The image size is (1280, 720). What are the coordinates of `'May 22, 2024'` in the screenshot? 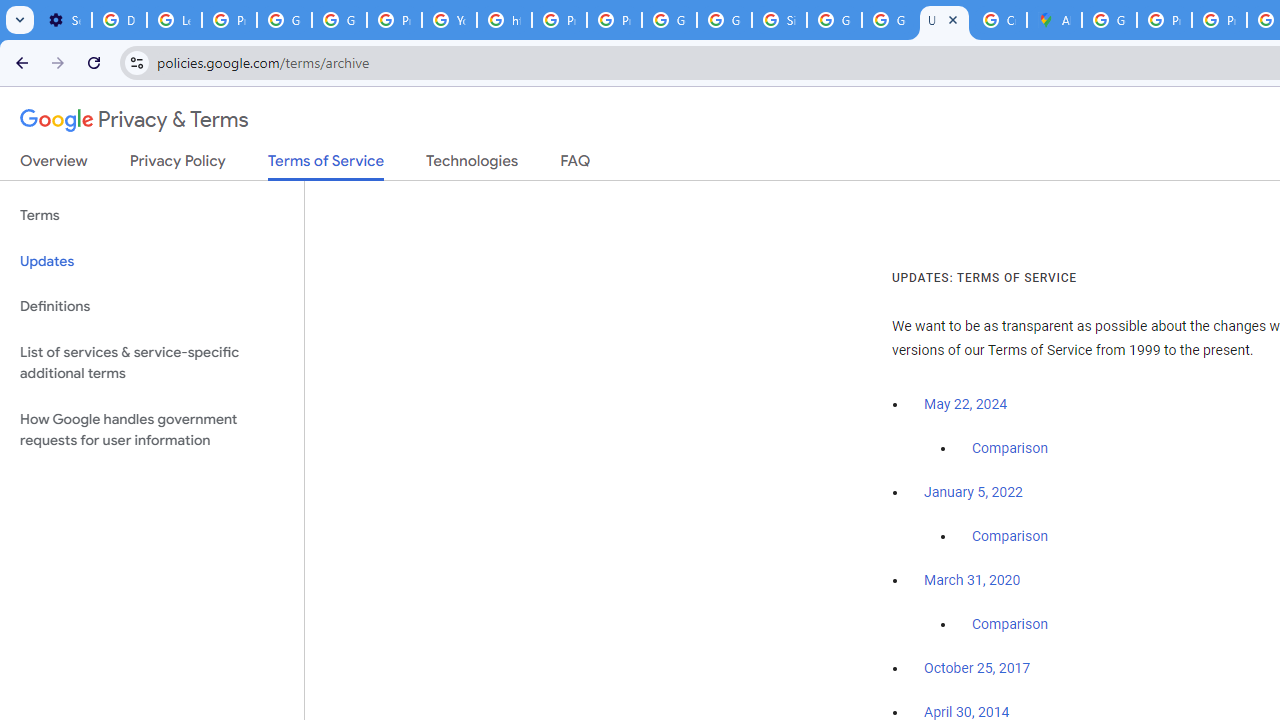 It's located at (966, 405).